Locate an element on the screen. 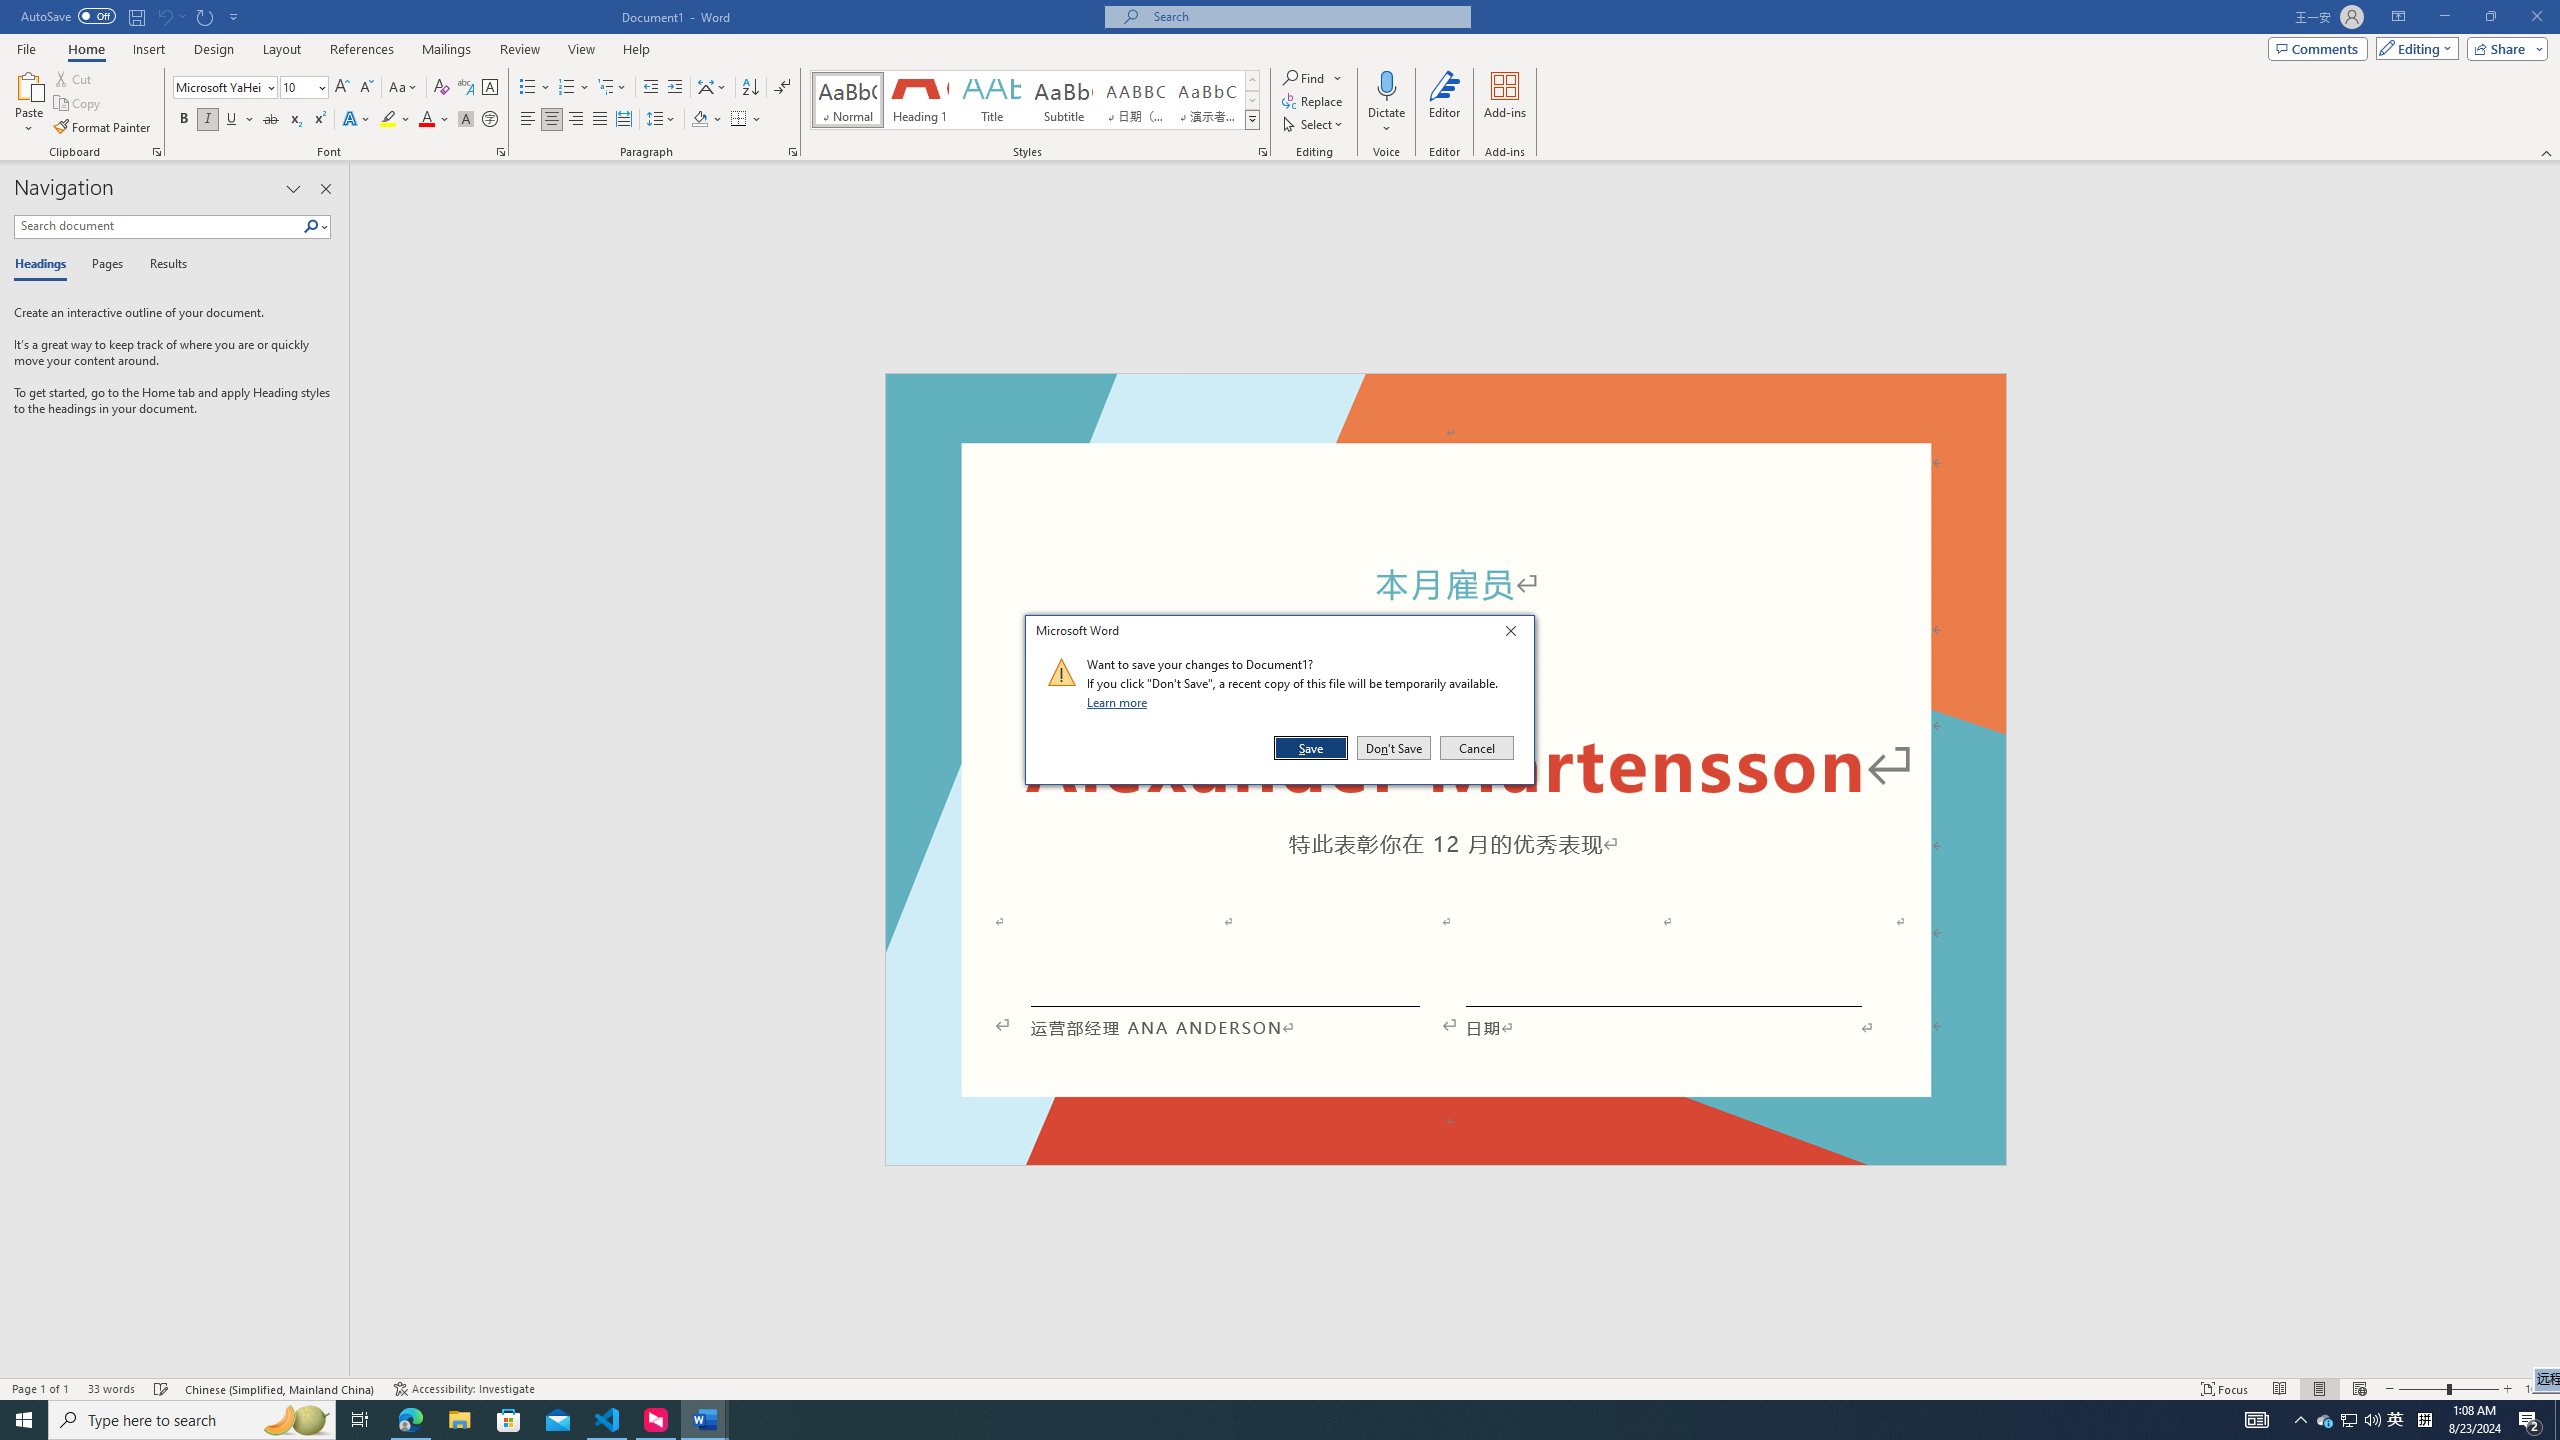 This screenshot has height=1440, width=2560. 'Zoom 100%' is located at coordinates (2537, 1389).